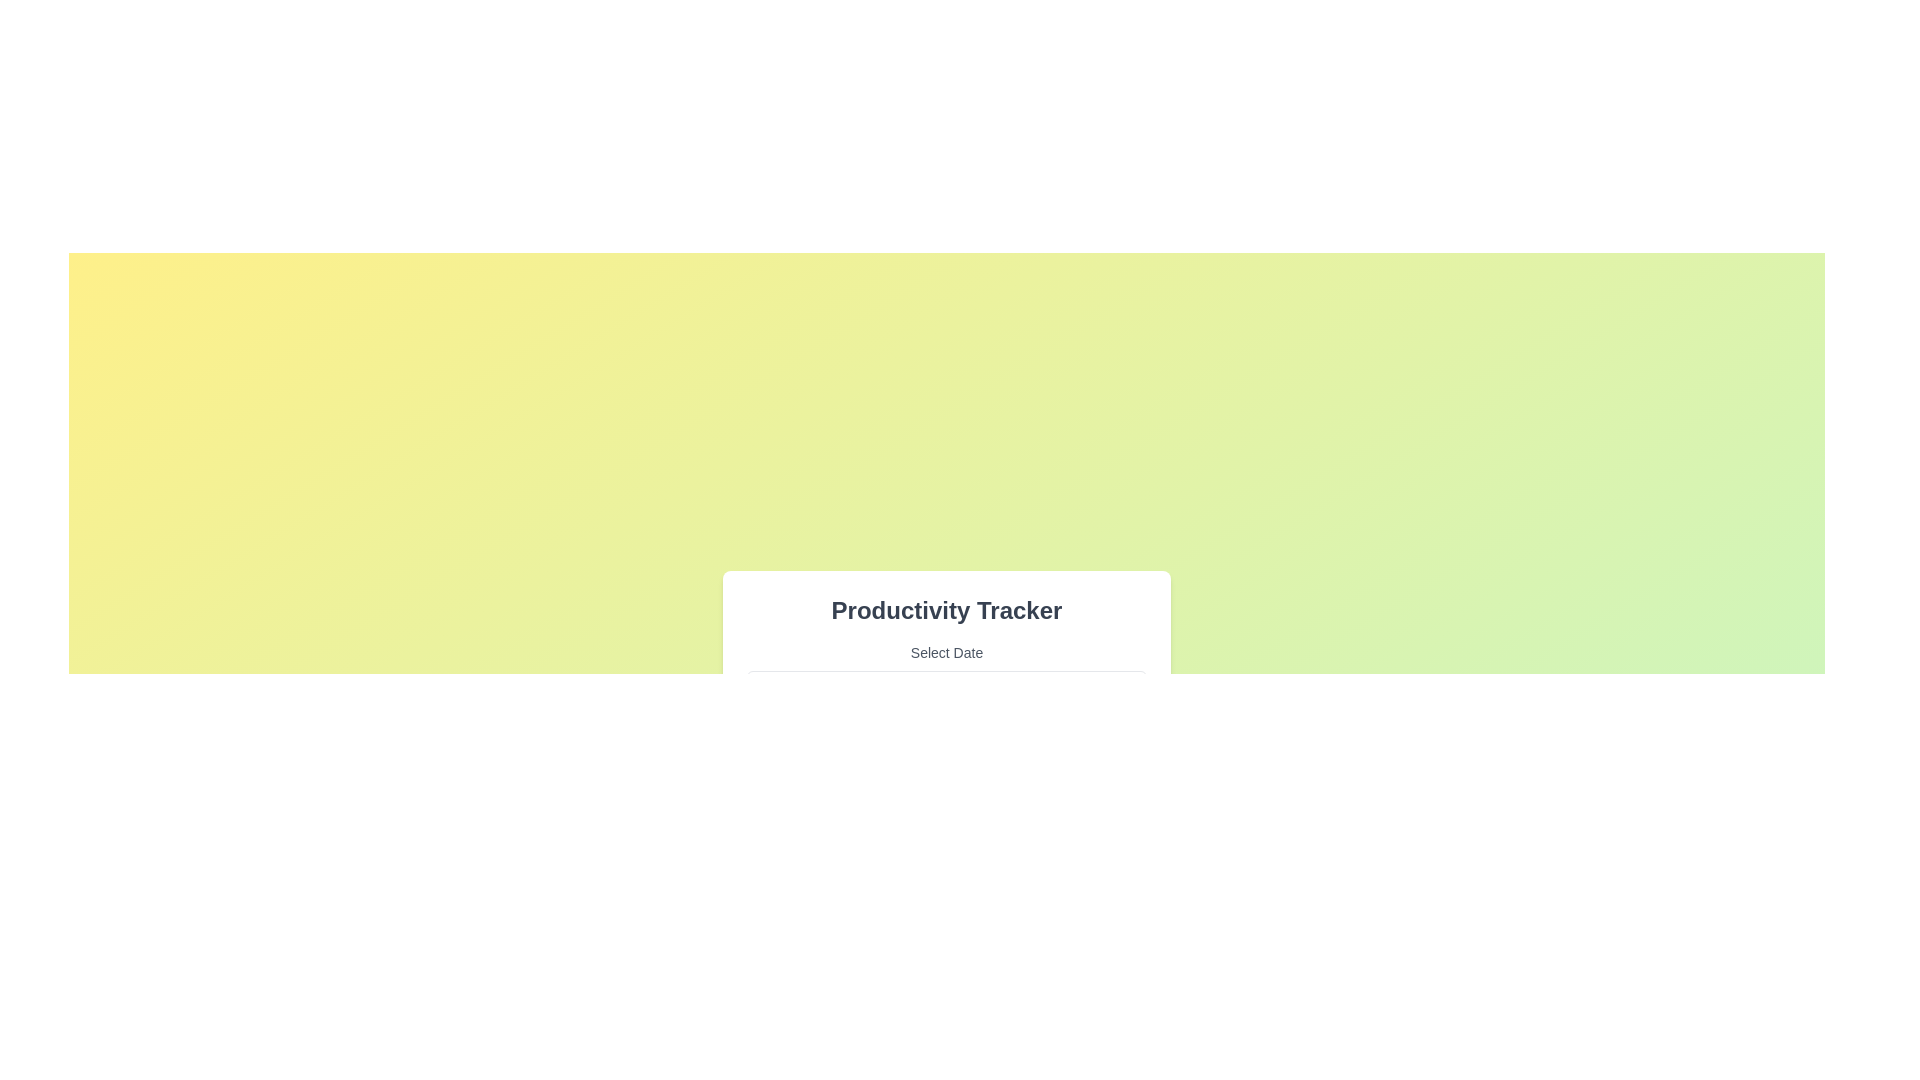 This screenshot has width=1920, height=1080. I want to click on the bold text label 'Productivity Tracker' displayed at the top of the content card, so click(945, 609).